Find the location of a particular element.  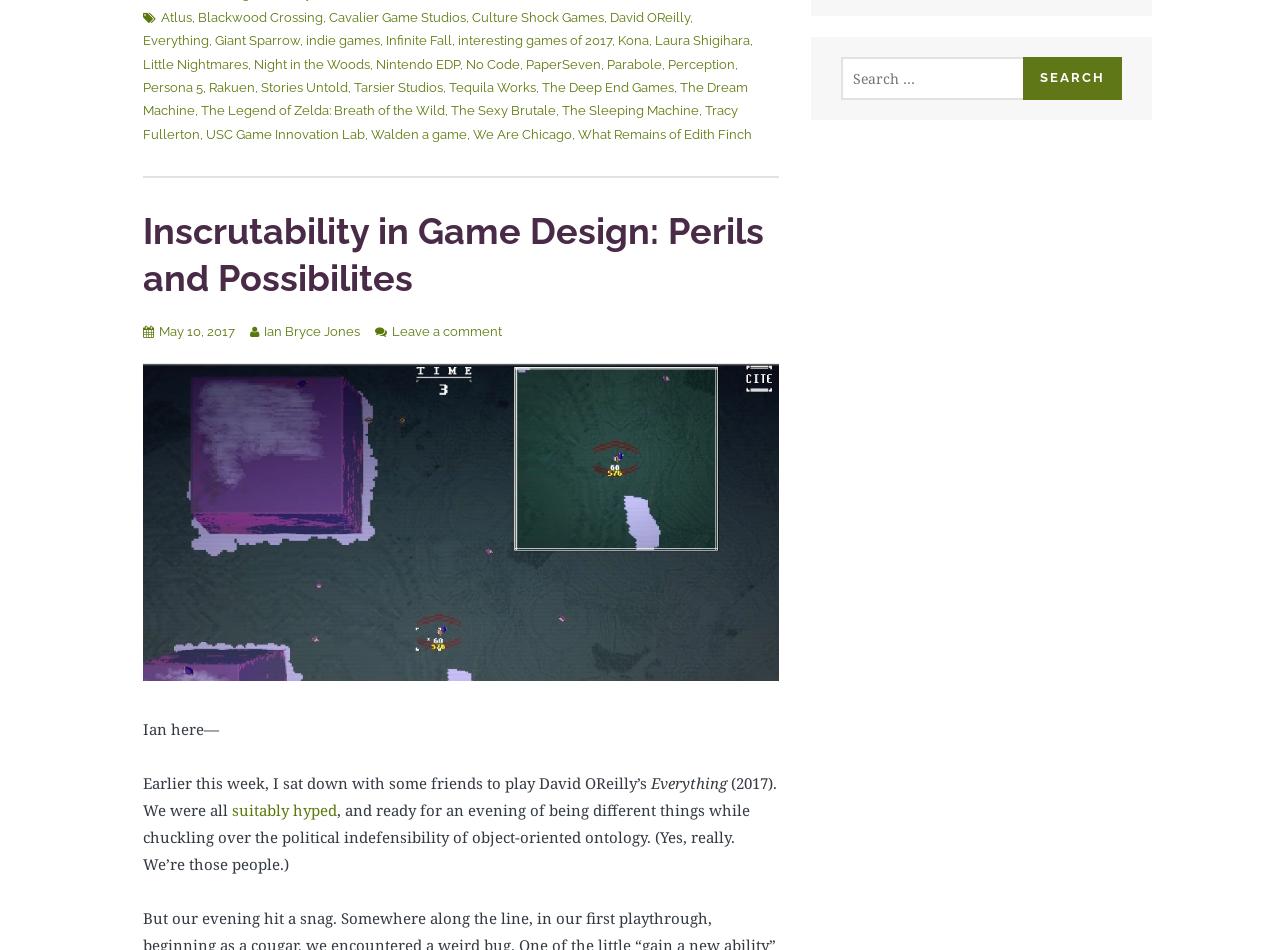

'Little Nightmares' is located at coordinates (195, 63).